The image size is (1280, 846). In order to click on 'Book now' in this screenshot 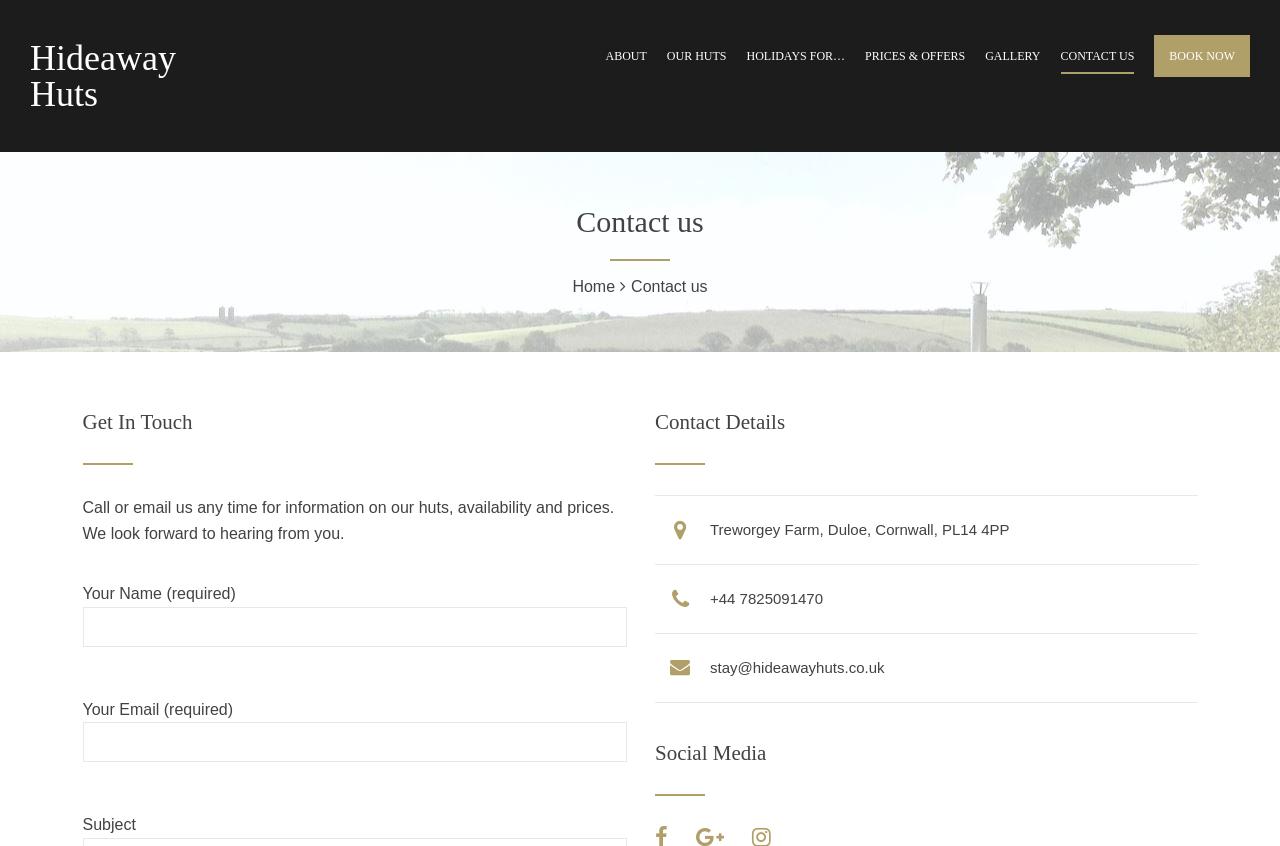, I will do `click(1201, 55)`.